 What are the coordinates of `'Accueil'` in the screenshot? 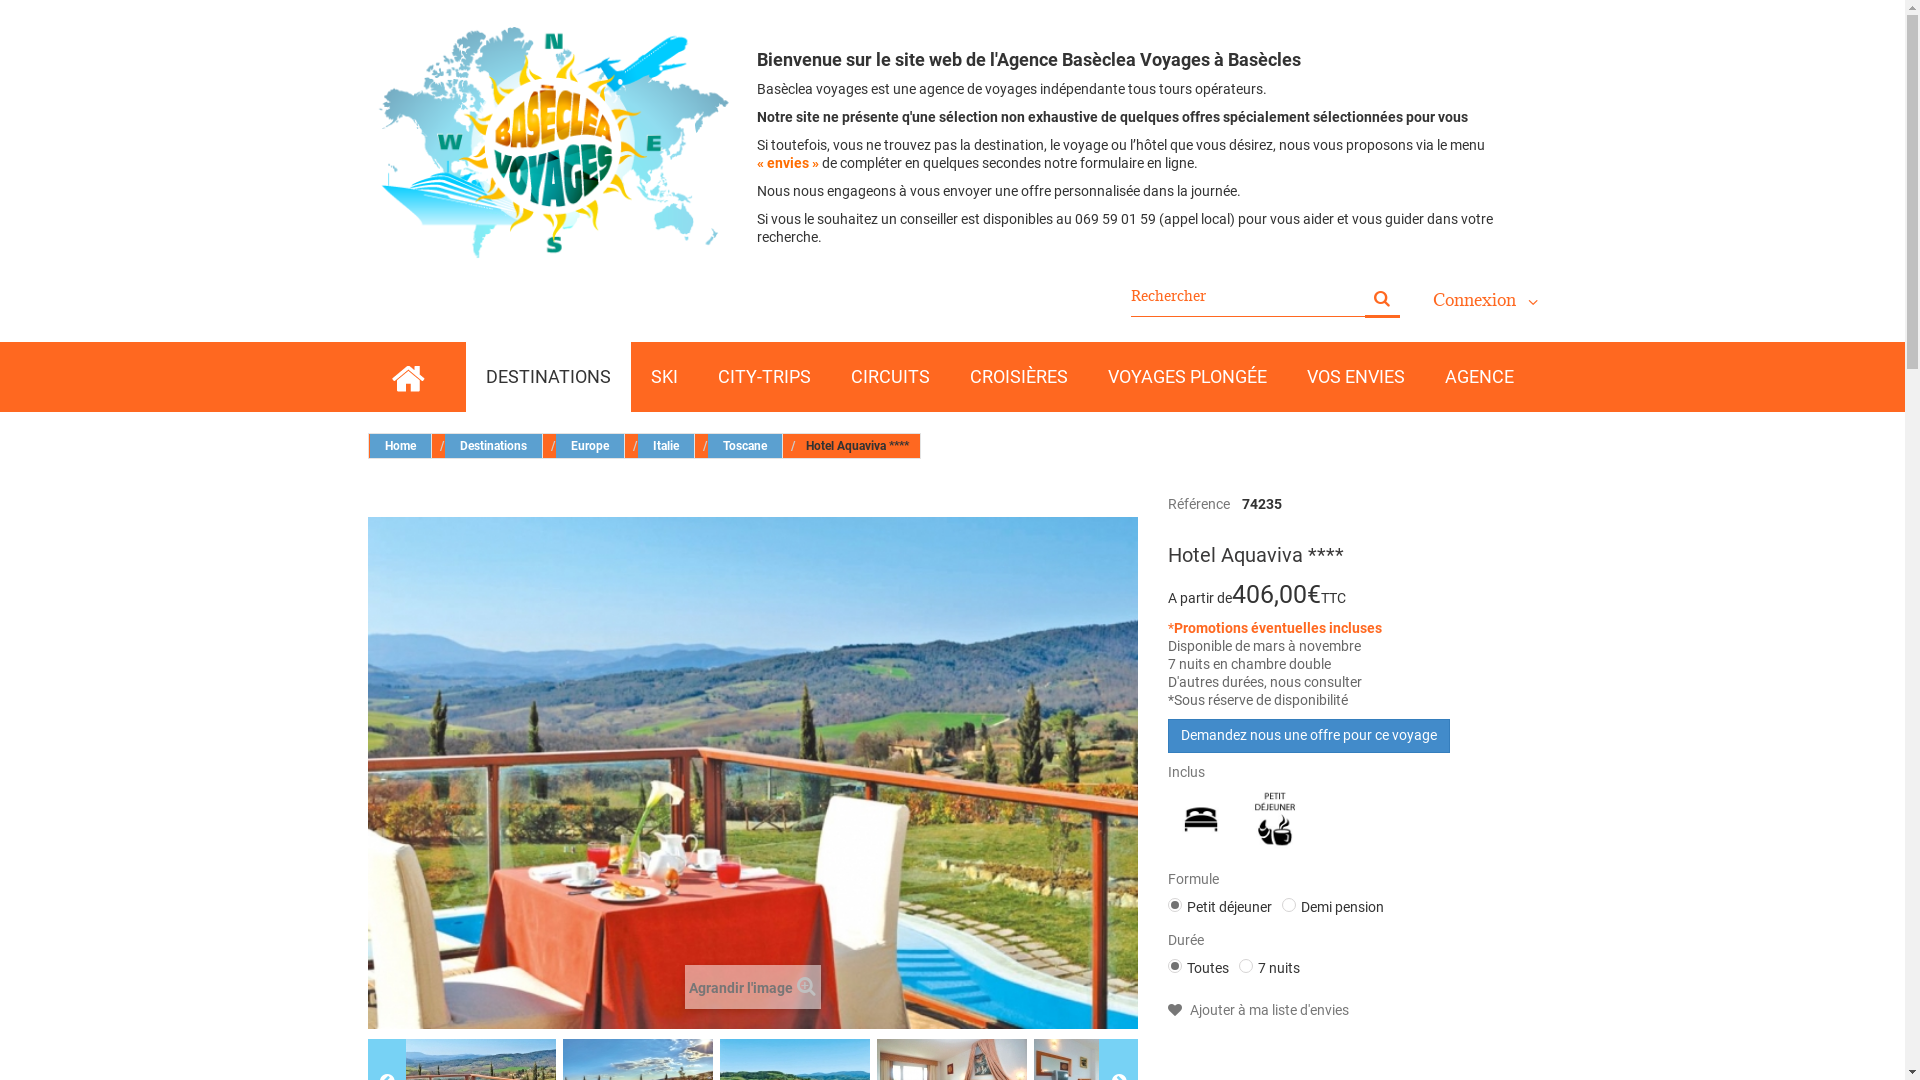 It's located at (406, 377).